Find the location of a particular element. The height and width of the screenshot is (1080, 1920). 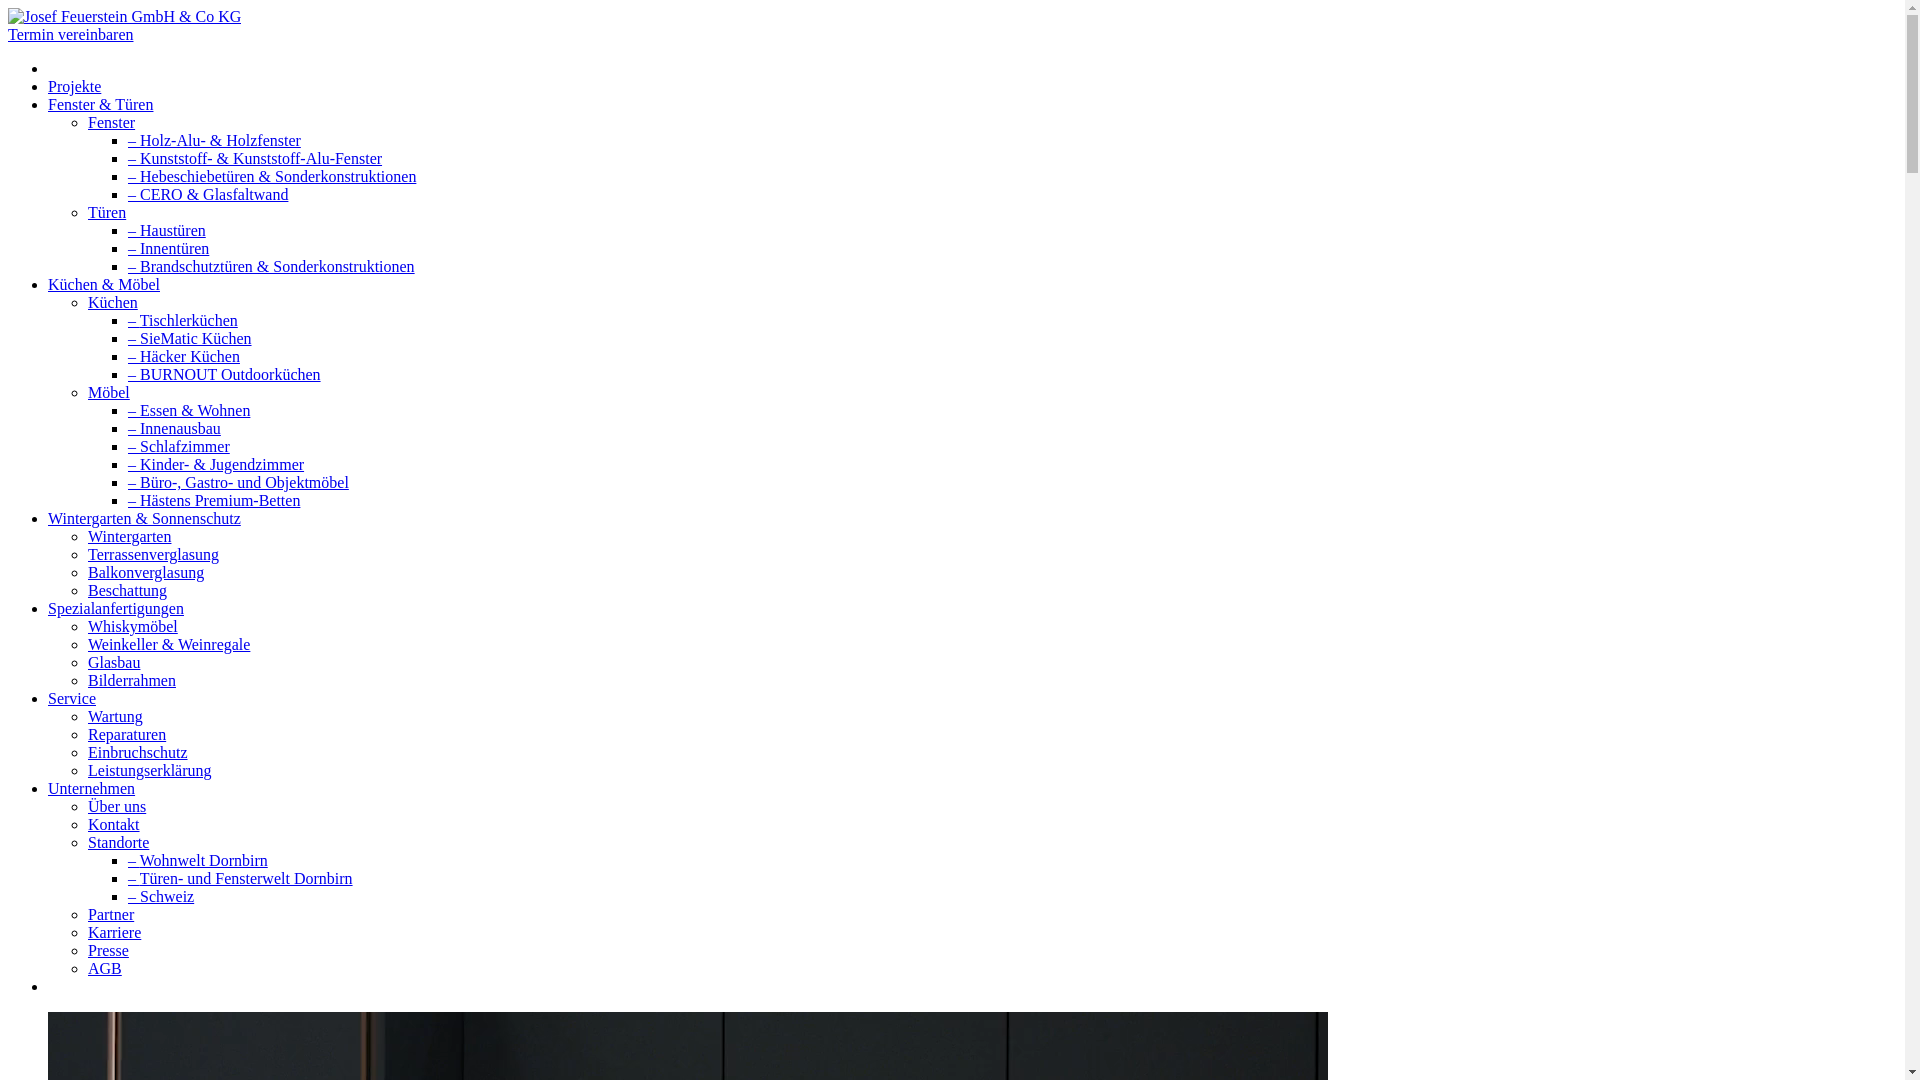

'Projekte' is located at coordinates (74, 85).